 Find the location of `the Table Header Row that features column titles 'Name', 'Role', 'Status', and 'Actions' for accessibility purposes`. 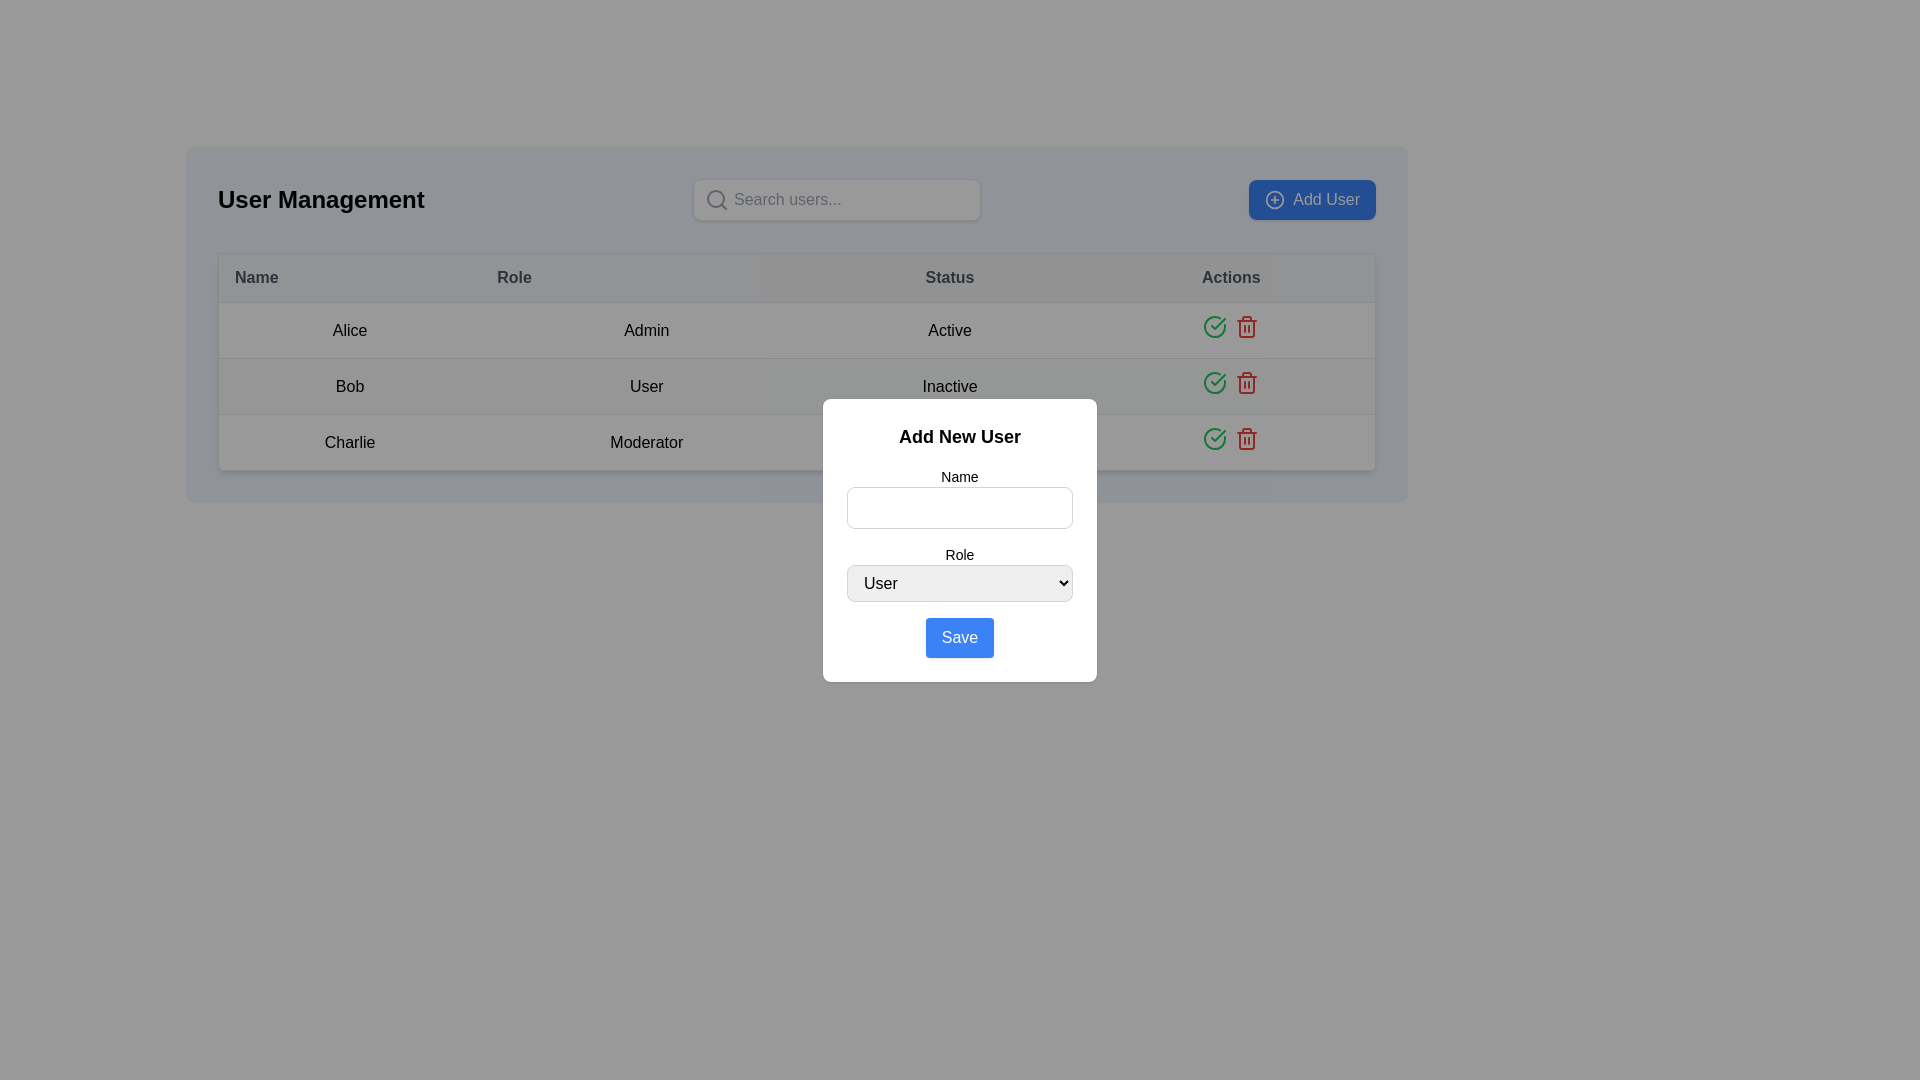

the Table Header Row that features column titles 'Name', 'Role', 'Status', and 'Actions' for accessibility purposes is located at coordinates (795, 277).